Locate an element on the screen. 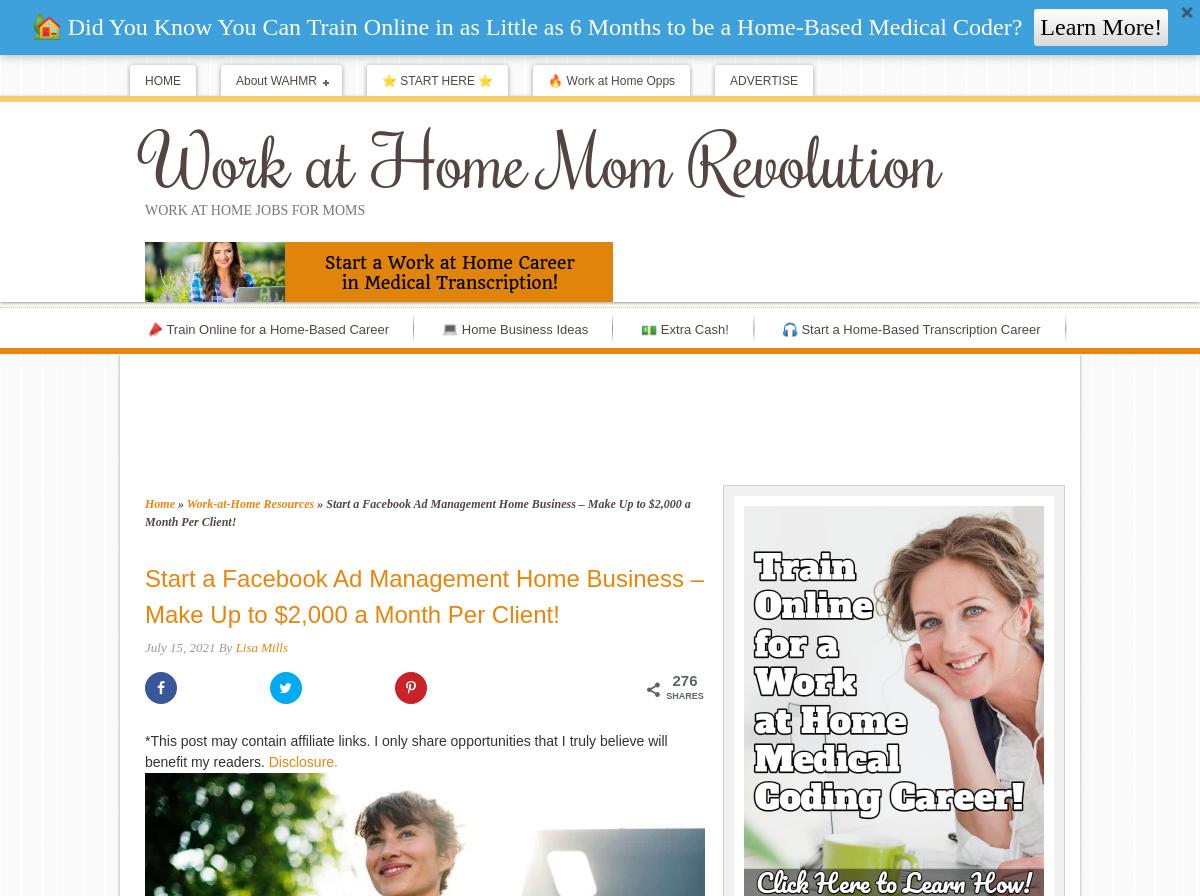 The height and width of the screenshot is (896, 1200). '💻 Home Business Ideas' is located at coordinates (514, 329).